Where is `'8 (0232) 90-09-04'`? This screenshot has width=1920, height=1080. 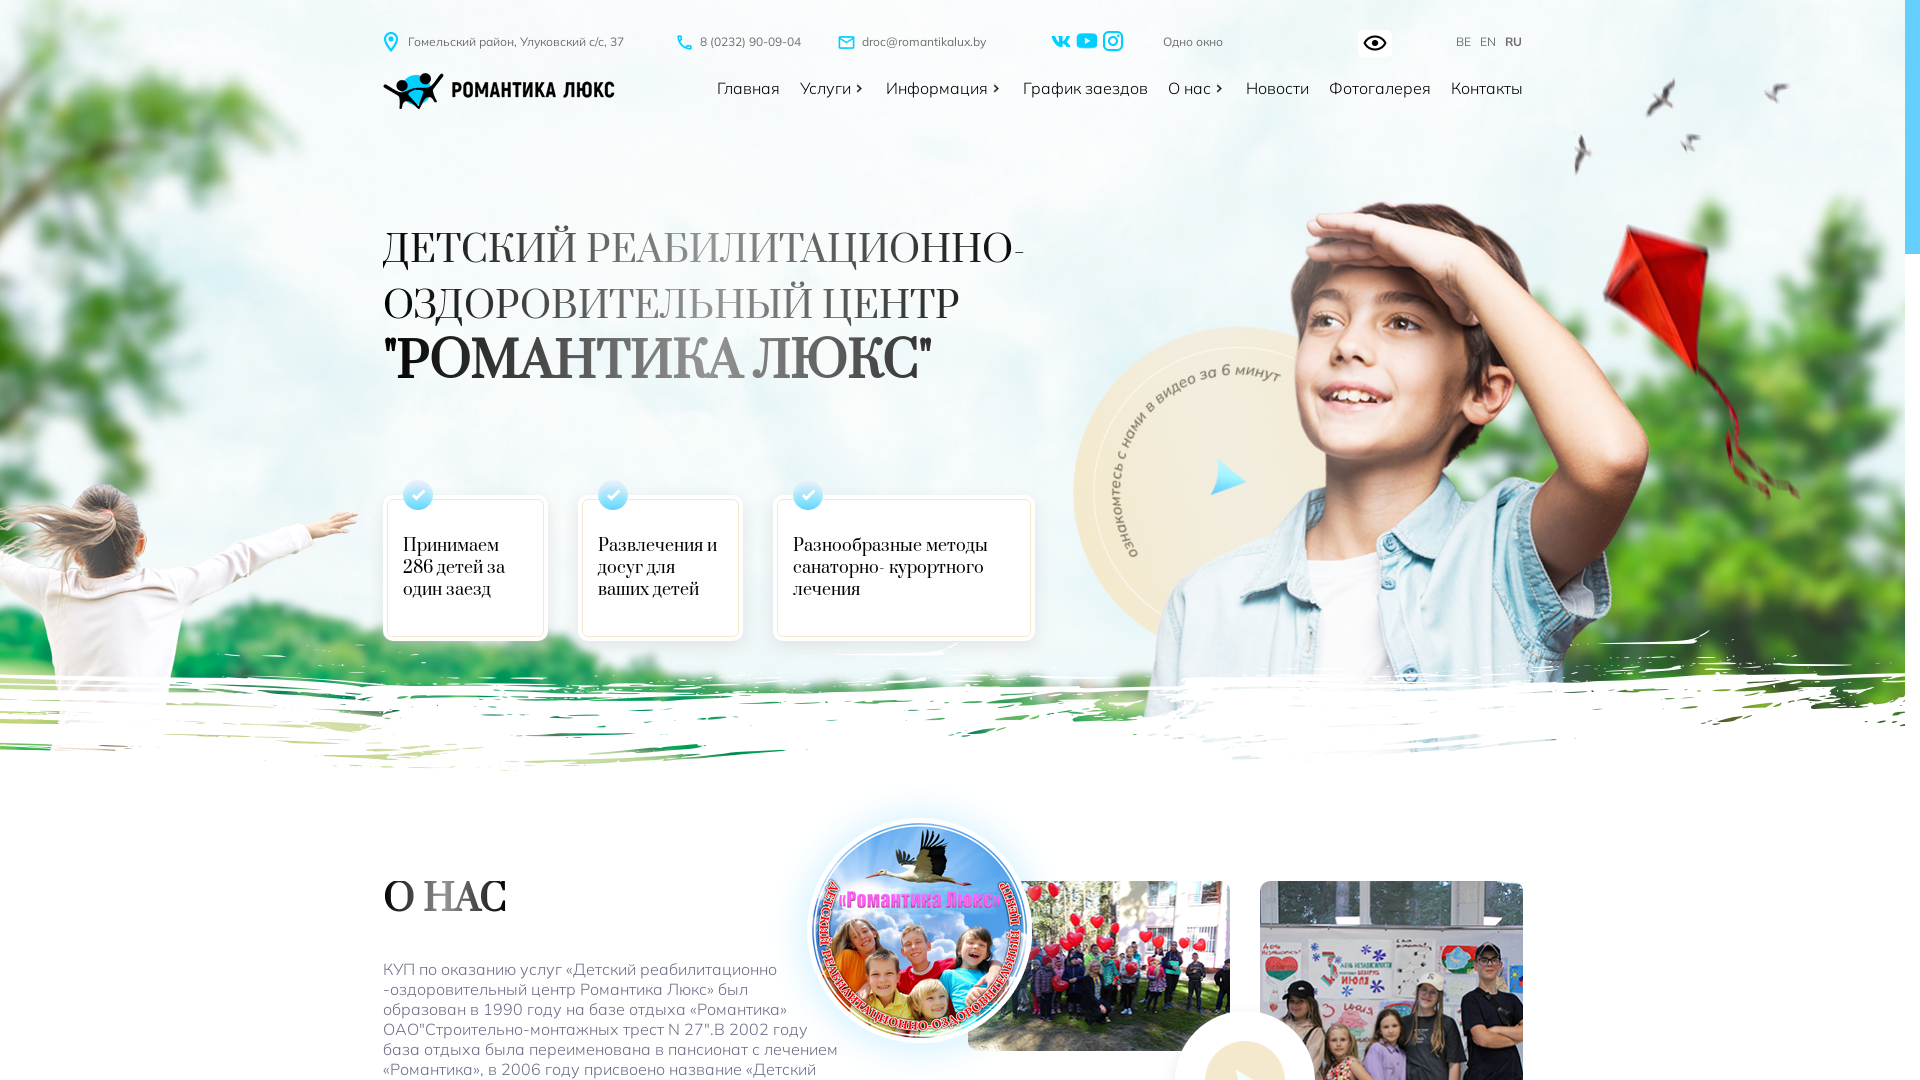 '8 (0232) 90-09-04' is located at coordinates (675, 42).